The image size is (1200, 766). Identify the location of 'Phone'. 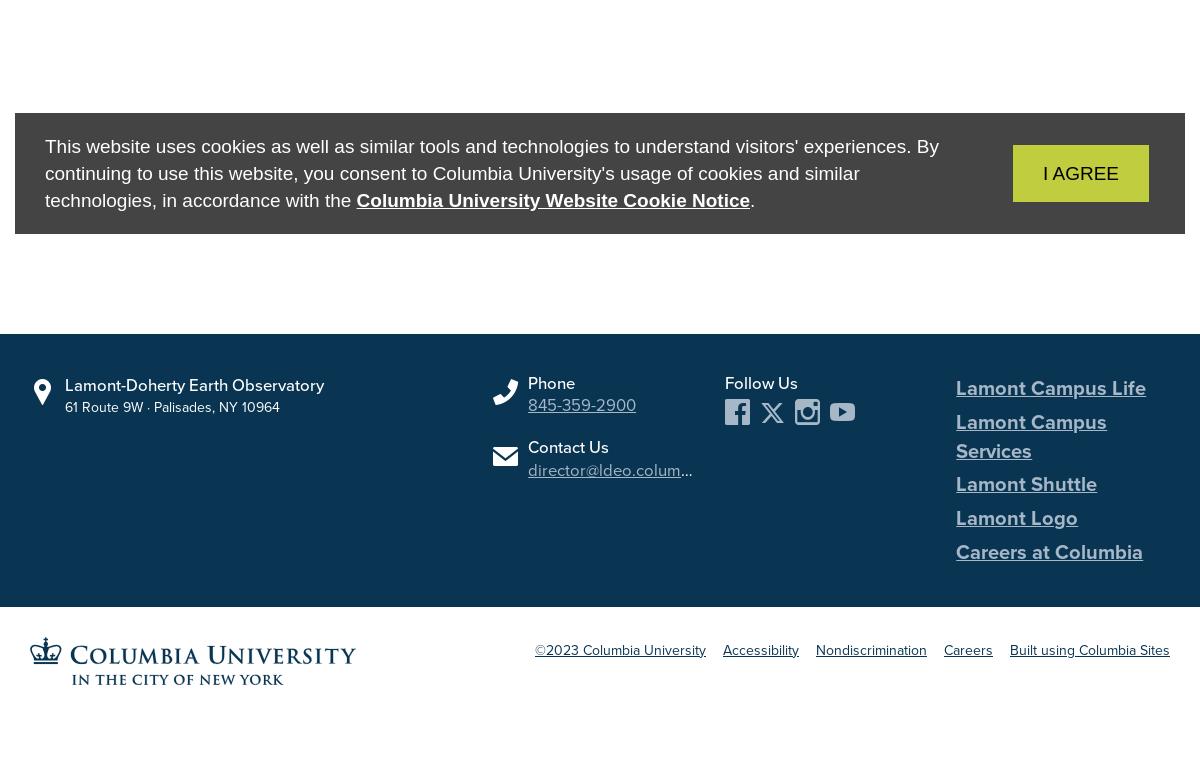
(550, 383).